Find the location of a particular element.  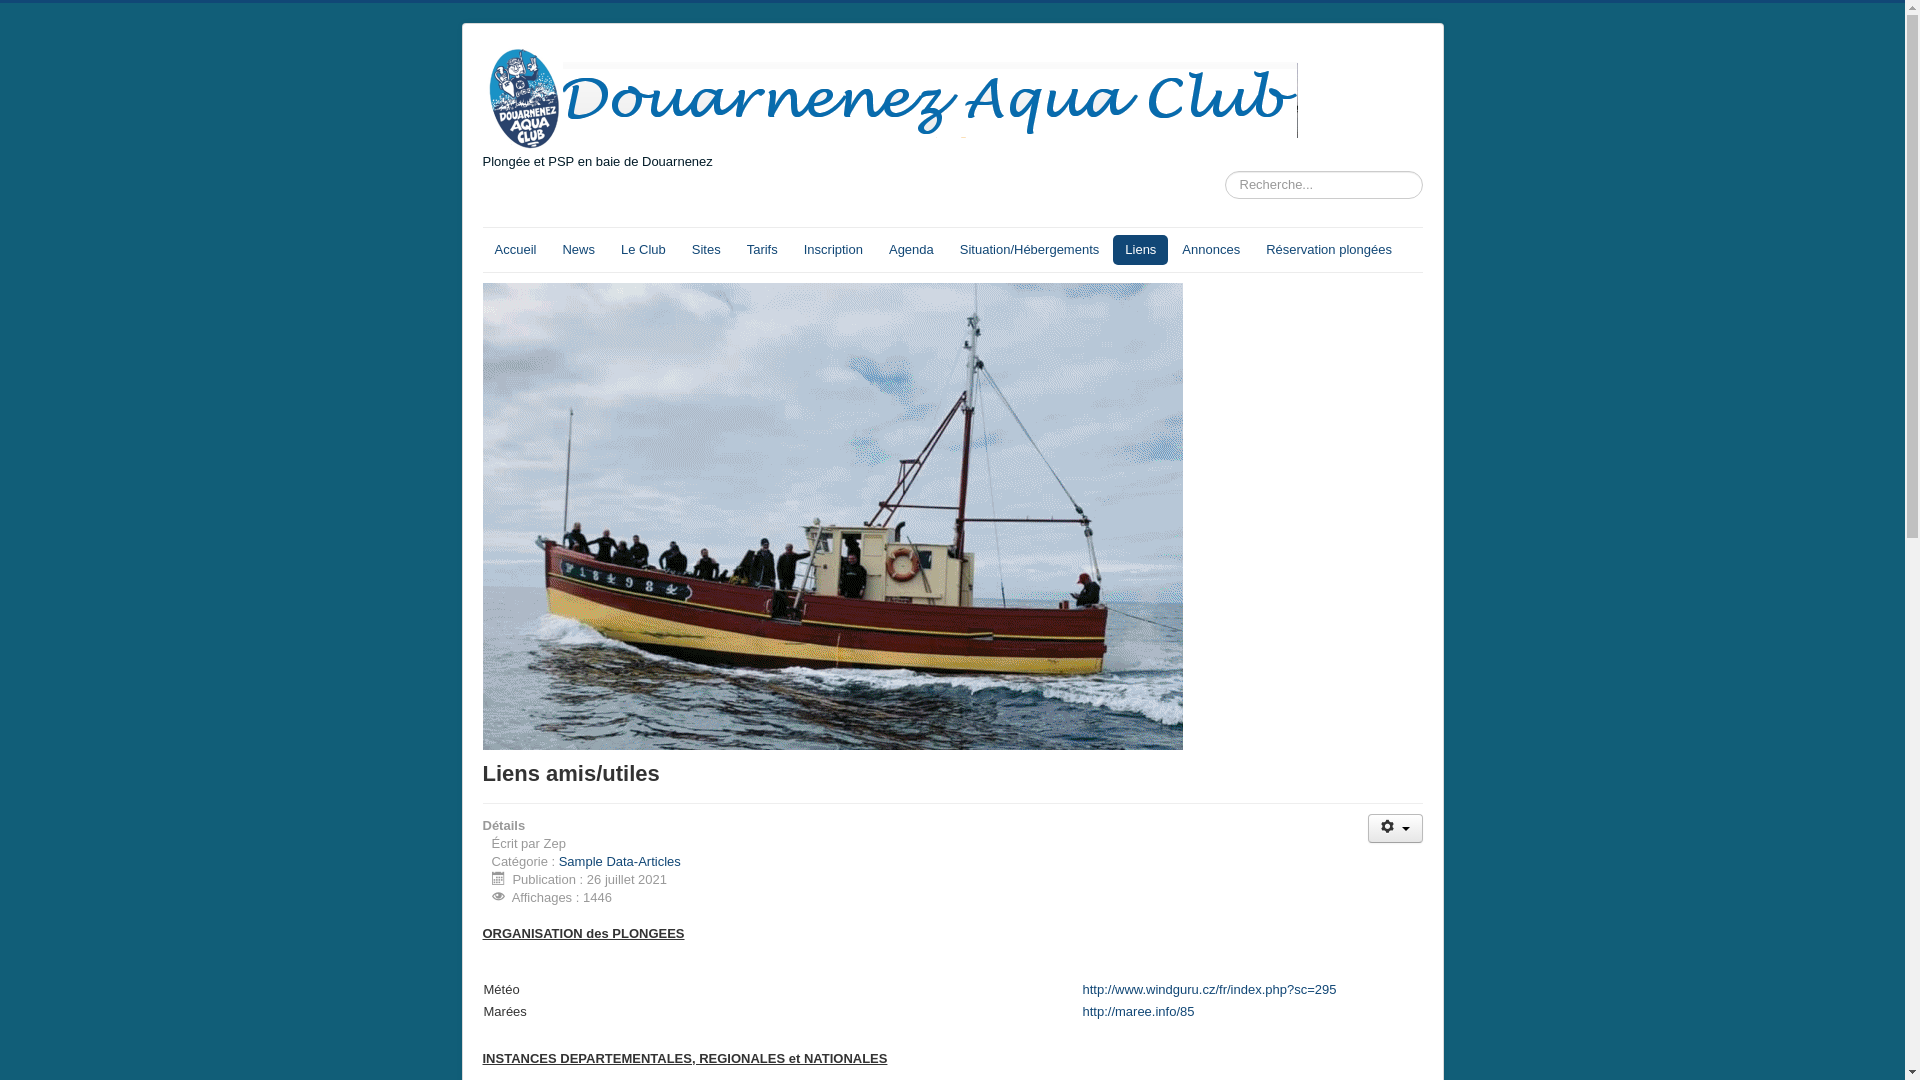

'Tarifs' is located at coordinates (761, 249).